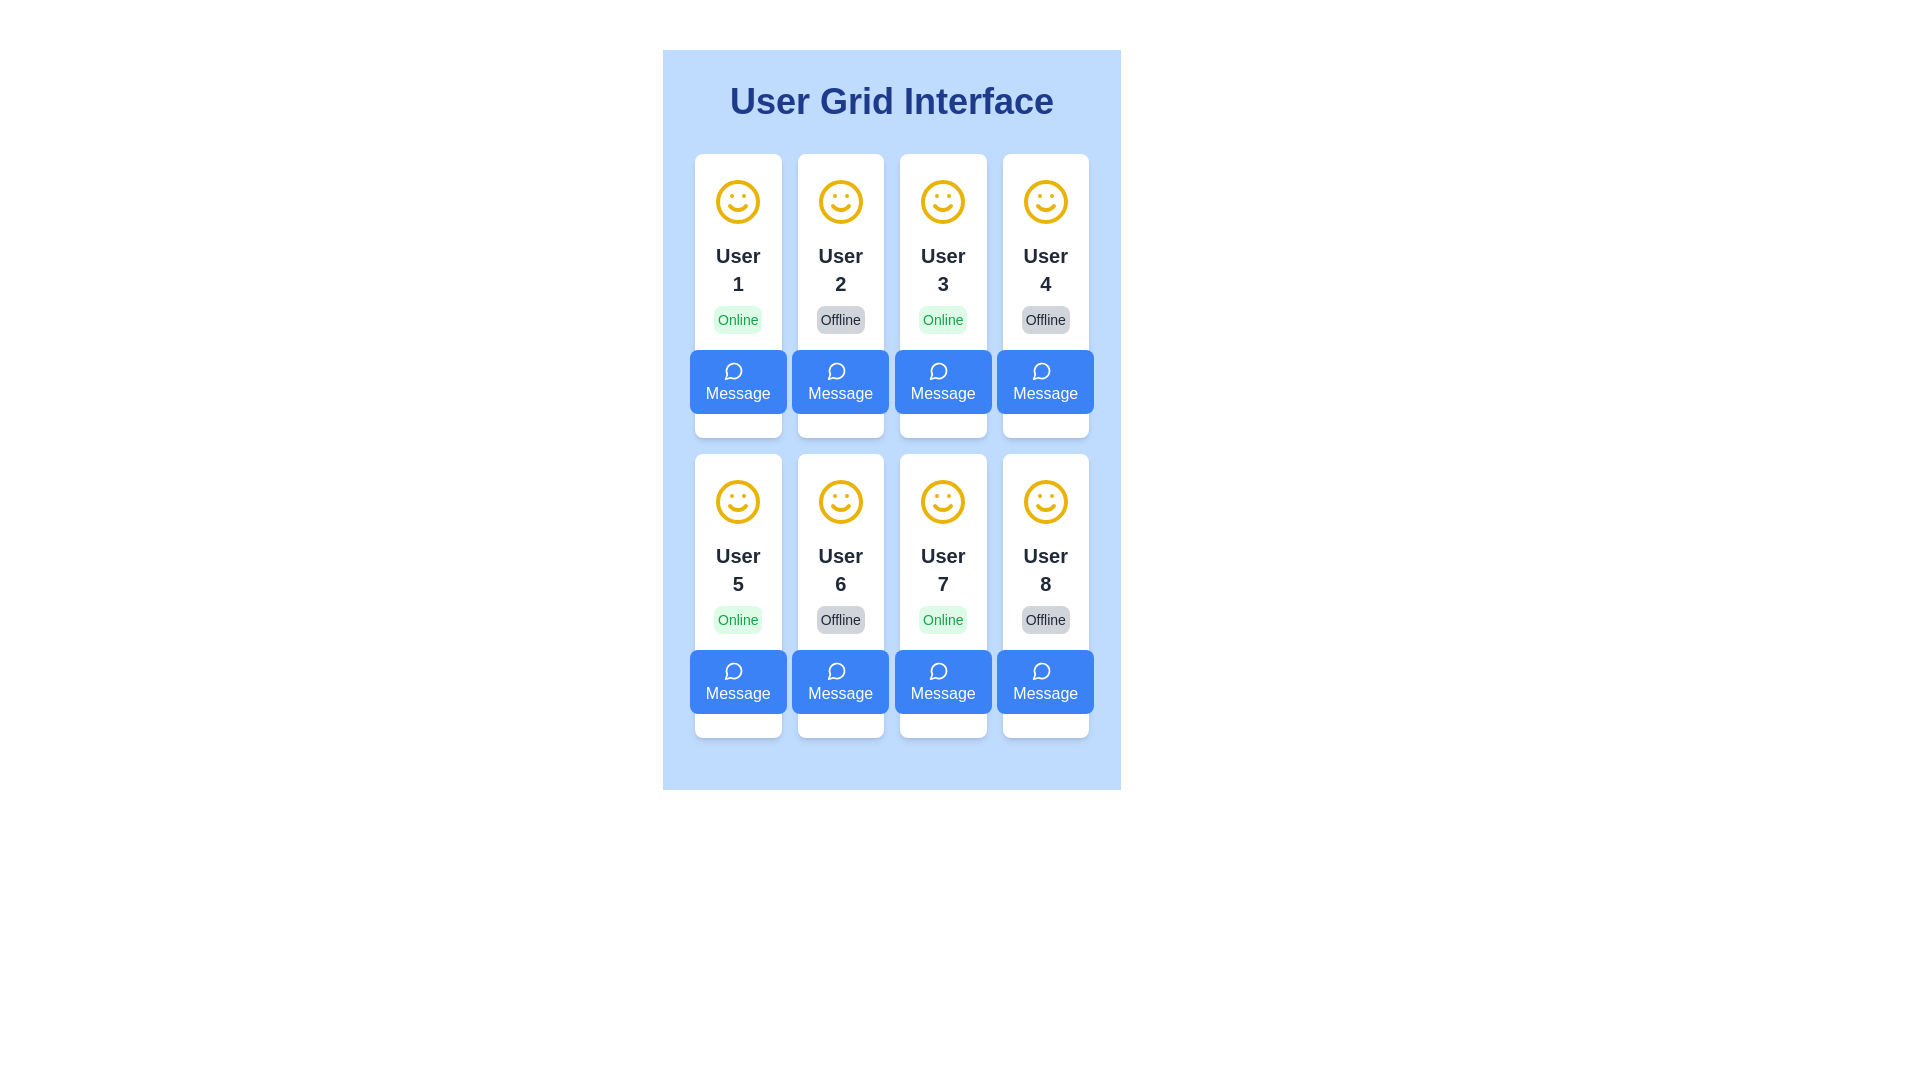 The height and width of the screenshot is (1080, 1920). What do you see at coordinates (1044, 500) in the screenshot?
I see `the decorative icon representing the state or mood of 'User 8' located at the top-center of the user card` at bounding box center [1044, 500].